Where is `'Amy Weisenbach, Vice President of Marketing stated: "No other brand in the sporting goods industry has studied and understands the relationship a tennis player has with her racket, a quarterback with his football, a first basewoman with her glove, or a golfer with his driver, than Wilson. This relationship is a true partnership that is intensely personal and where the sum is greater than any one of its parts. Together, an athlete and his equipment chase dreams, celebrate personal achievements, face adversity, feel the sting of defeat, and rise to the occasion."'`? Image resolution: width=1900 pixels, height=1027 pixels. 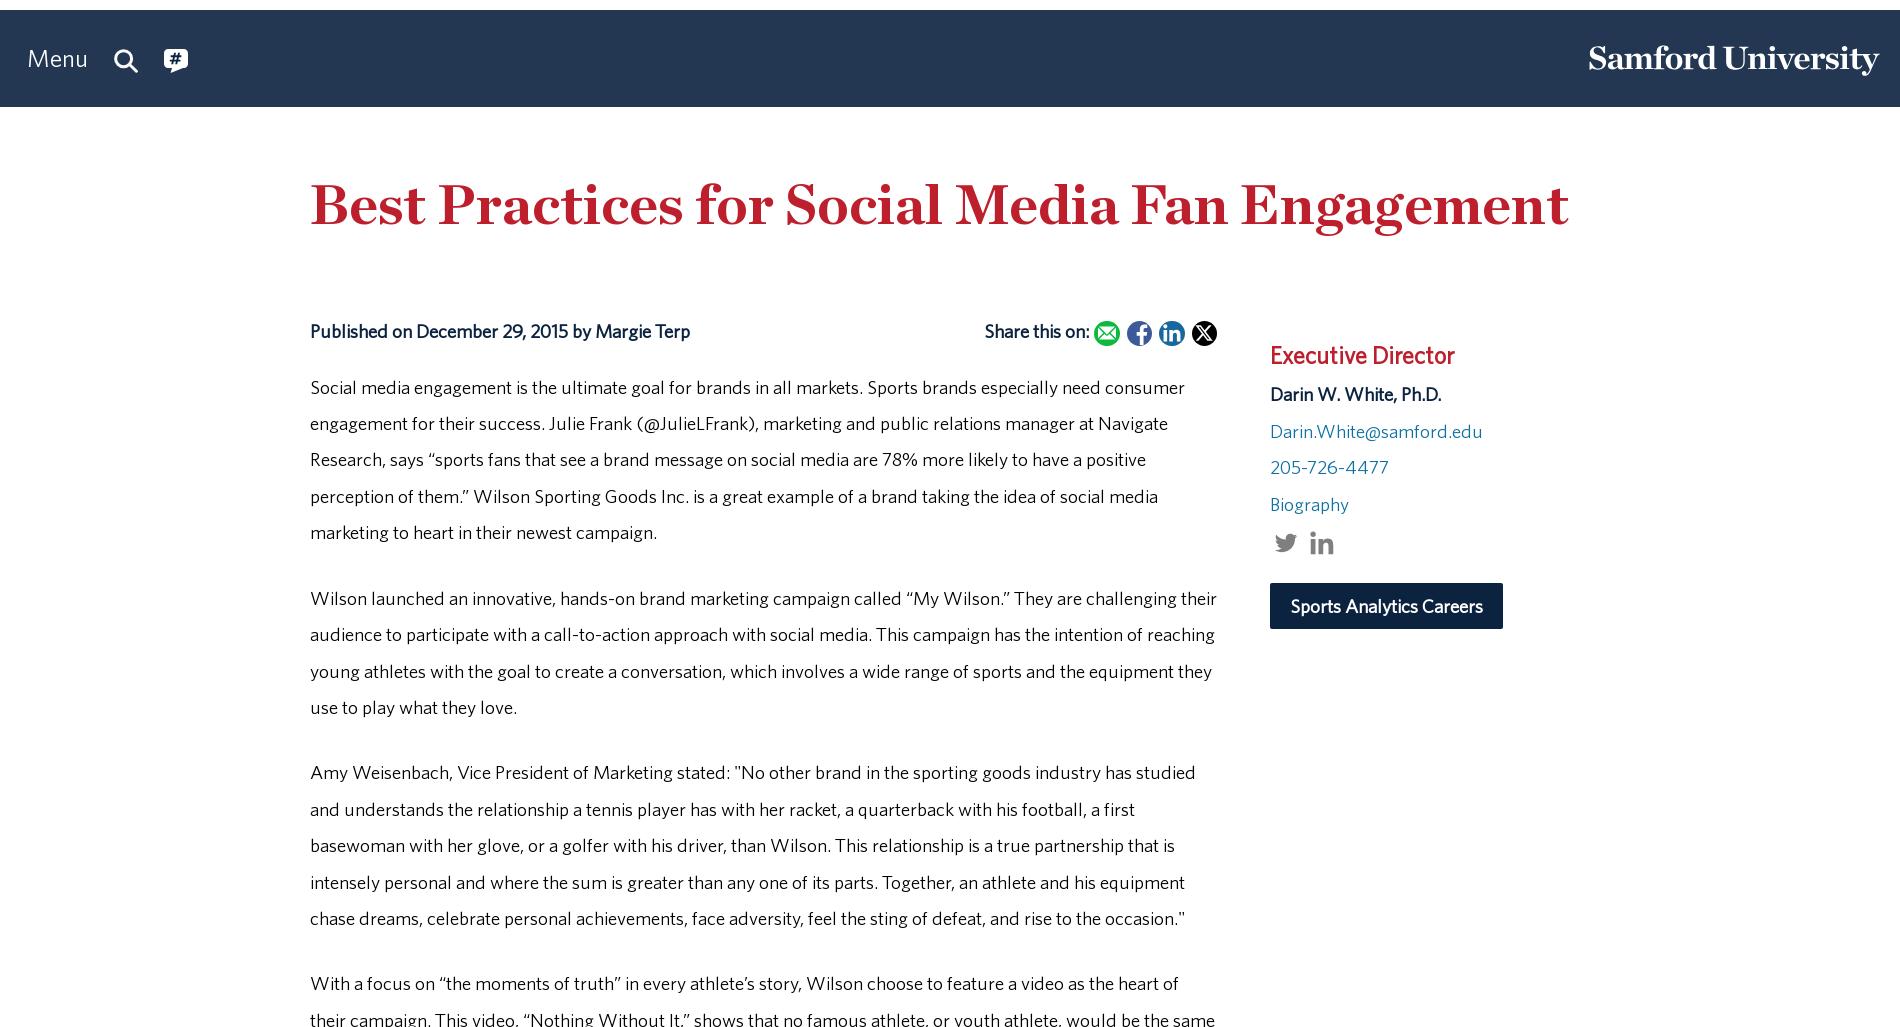
'Amy Weisenbach, Vice President of Marketing stated: "No other brand in the sporting goods industry has studied and understands the relationship a tennis player has with her racket, a quarterback with his football, a first basewoman with her glove, or a golfer with his driver, than Wilson. This relationship is a true partnership that is intensely personal and where the sum is greater than any one of its parts. Together, an athlete and his equipment chase dreams, celebrate personal achievements, face adversity, feel the sting of defeat, and rise to the occasion."' is located at coordinates (751, 845).